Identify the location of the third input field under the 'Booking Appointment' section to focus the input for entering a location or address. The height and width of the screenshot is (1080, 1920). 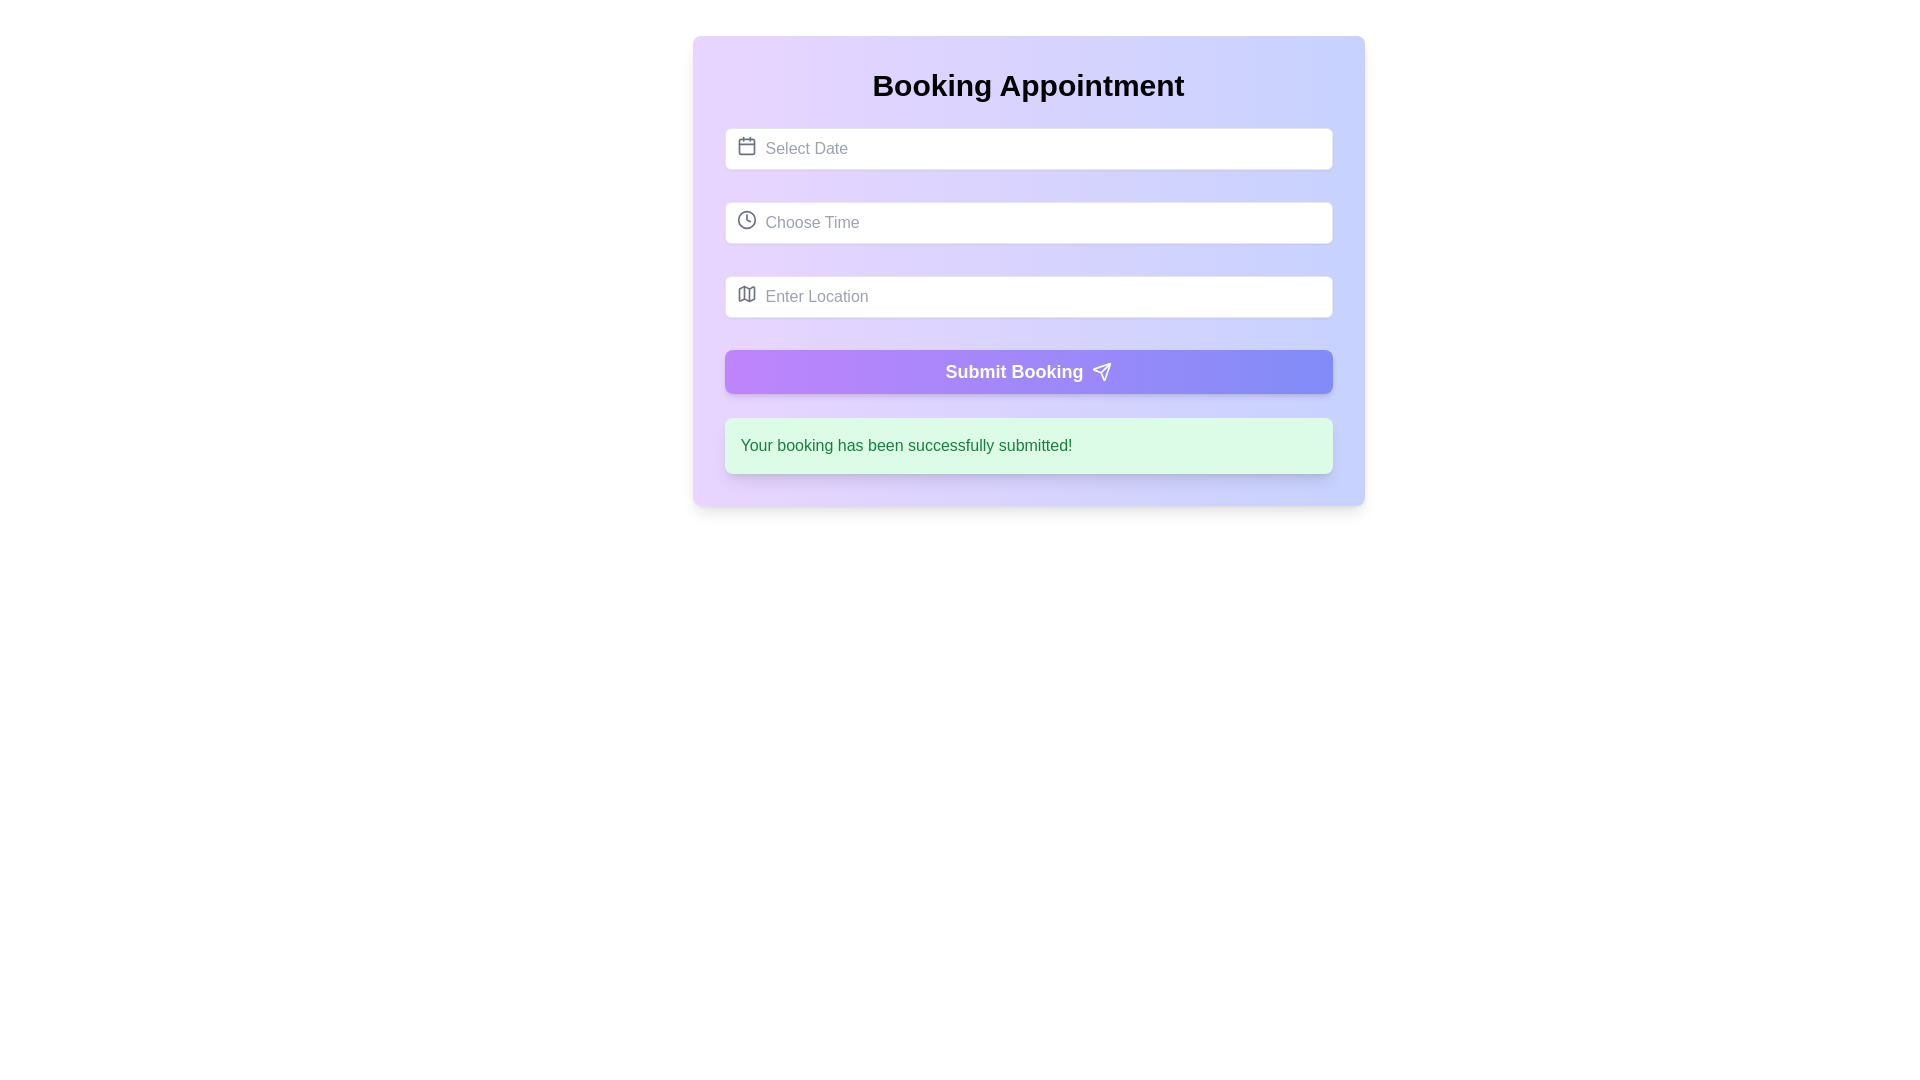
(1028, 297).